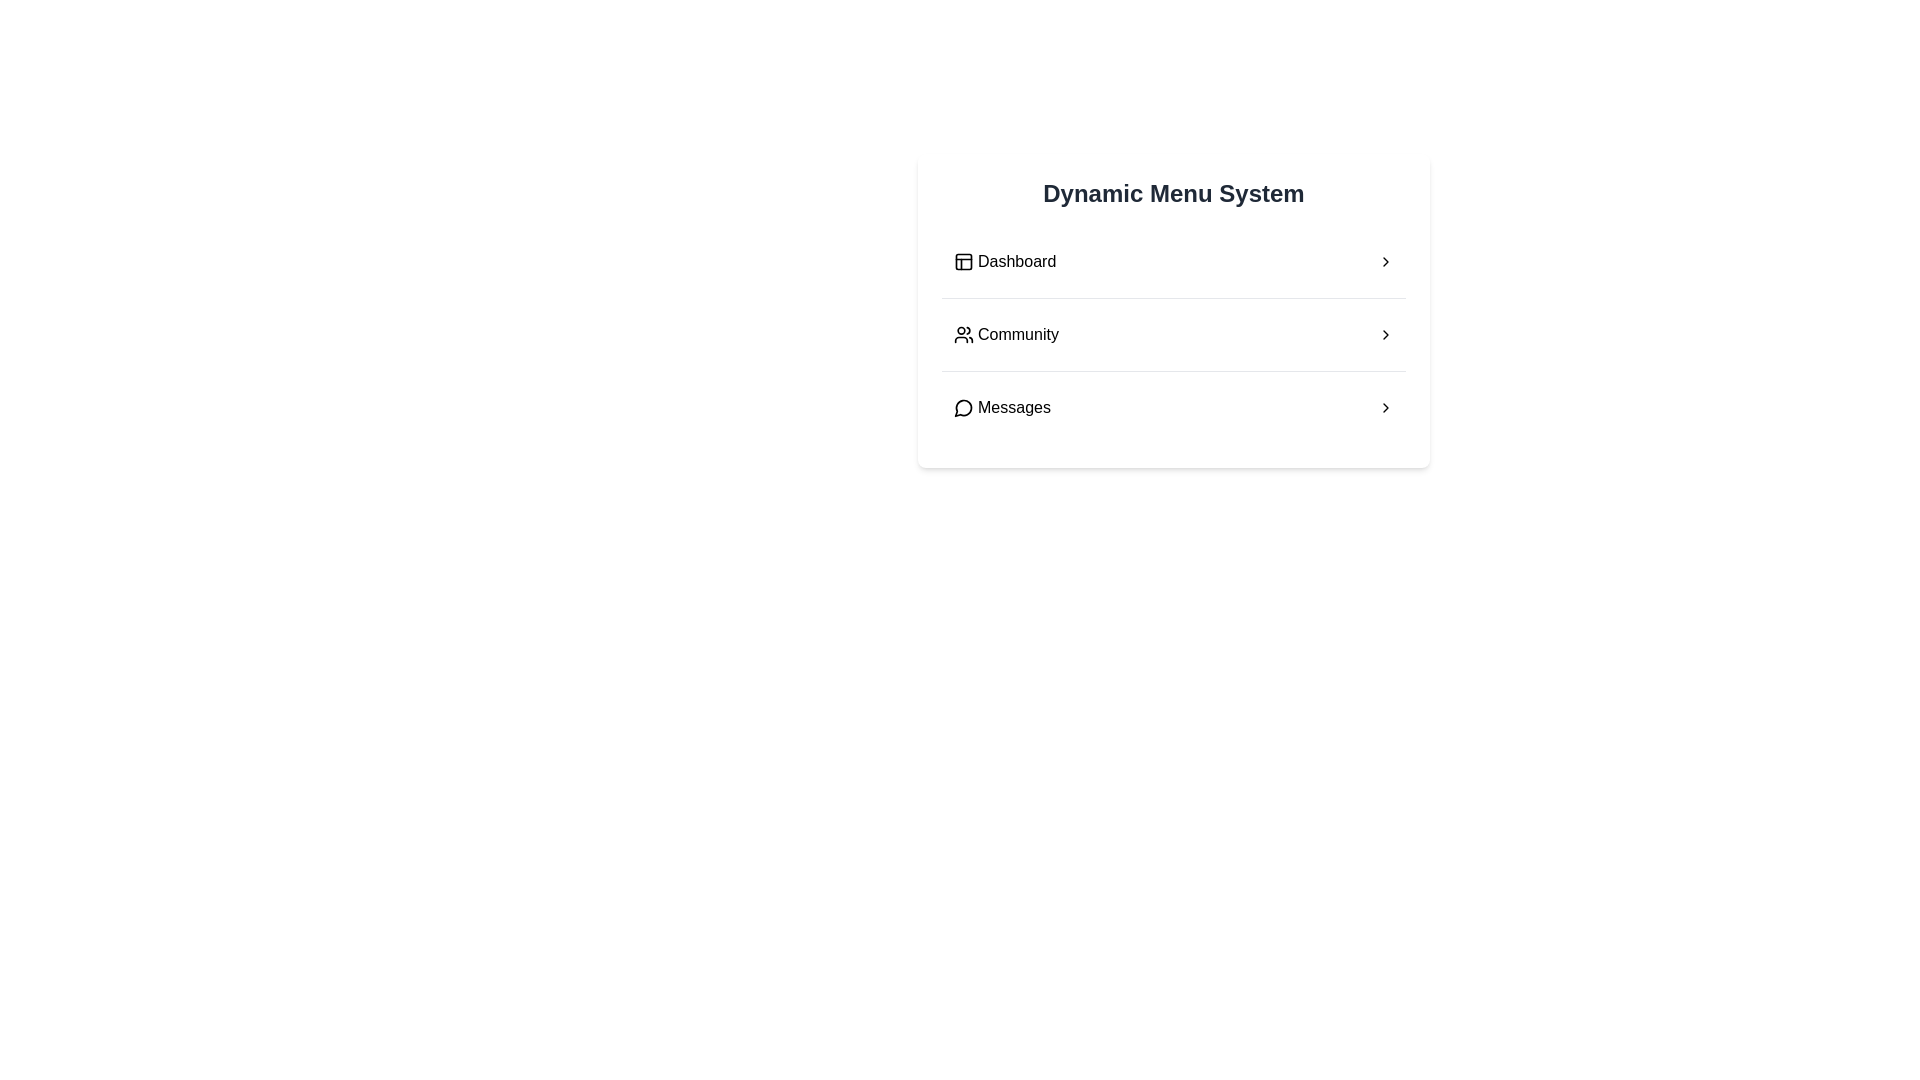 Image resolution: width=1920 pixels, height=1080 pixels. What do you see at coordinates (964, 334) in the screenshot?
I see `the small graphical icon representing a group of people, located to the left of the 'Community' text, to interact with the associated menu item` at bounding box center [964, 334].